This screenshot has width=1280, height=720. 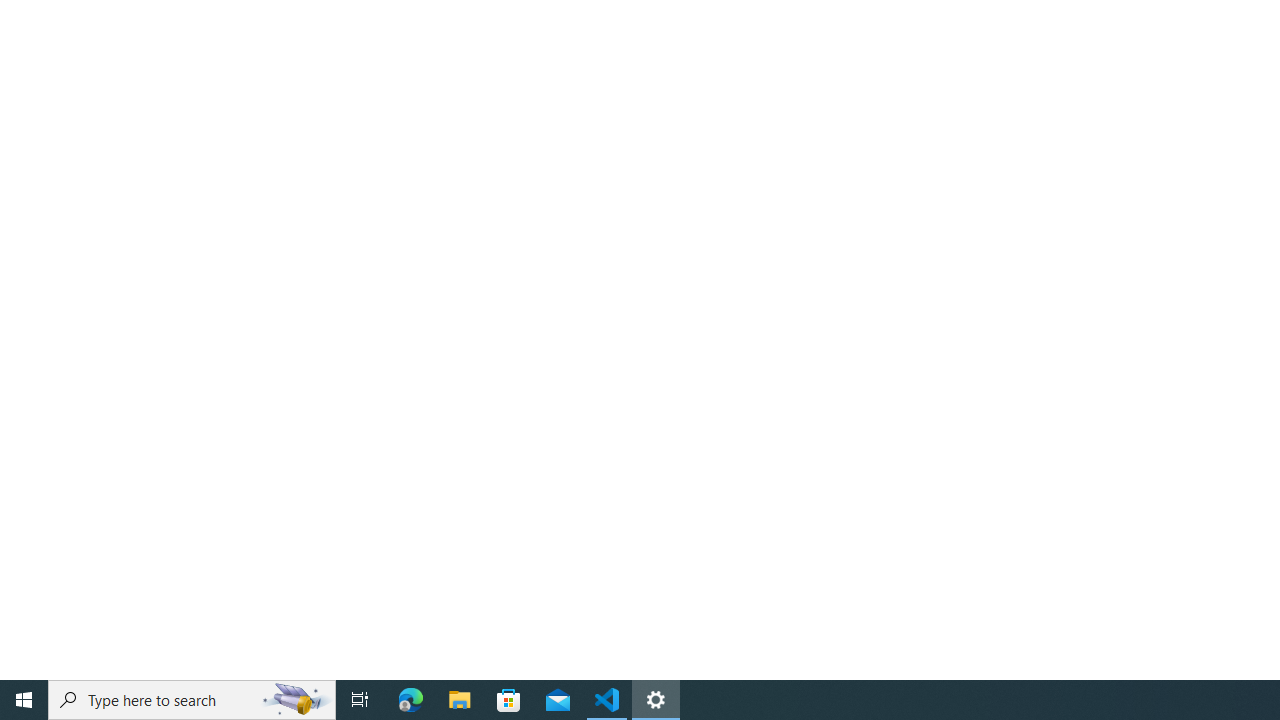 I want to click on 'Start', so click(x=24, y=698).